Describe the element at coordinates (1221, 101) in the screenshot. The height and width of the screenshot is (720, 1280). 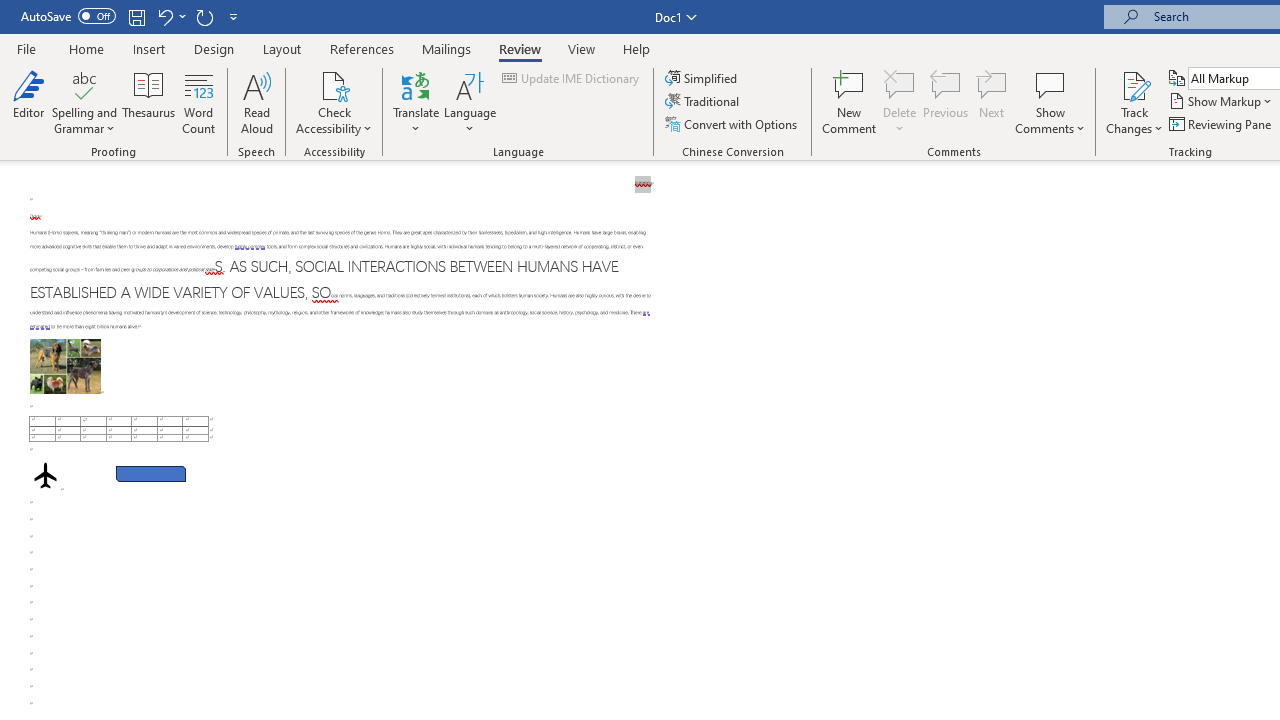
I see `'Show Markup'` at that location.